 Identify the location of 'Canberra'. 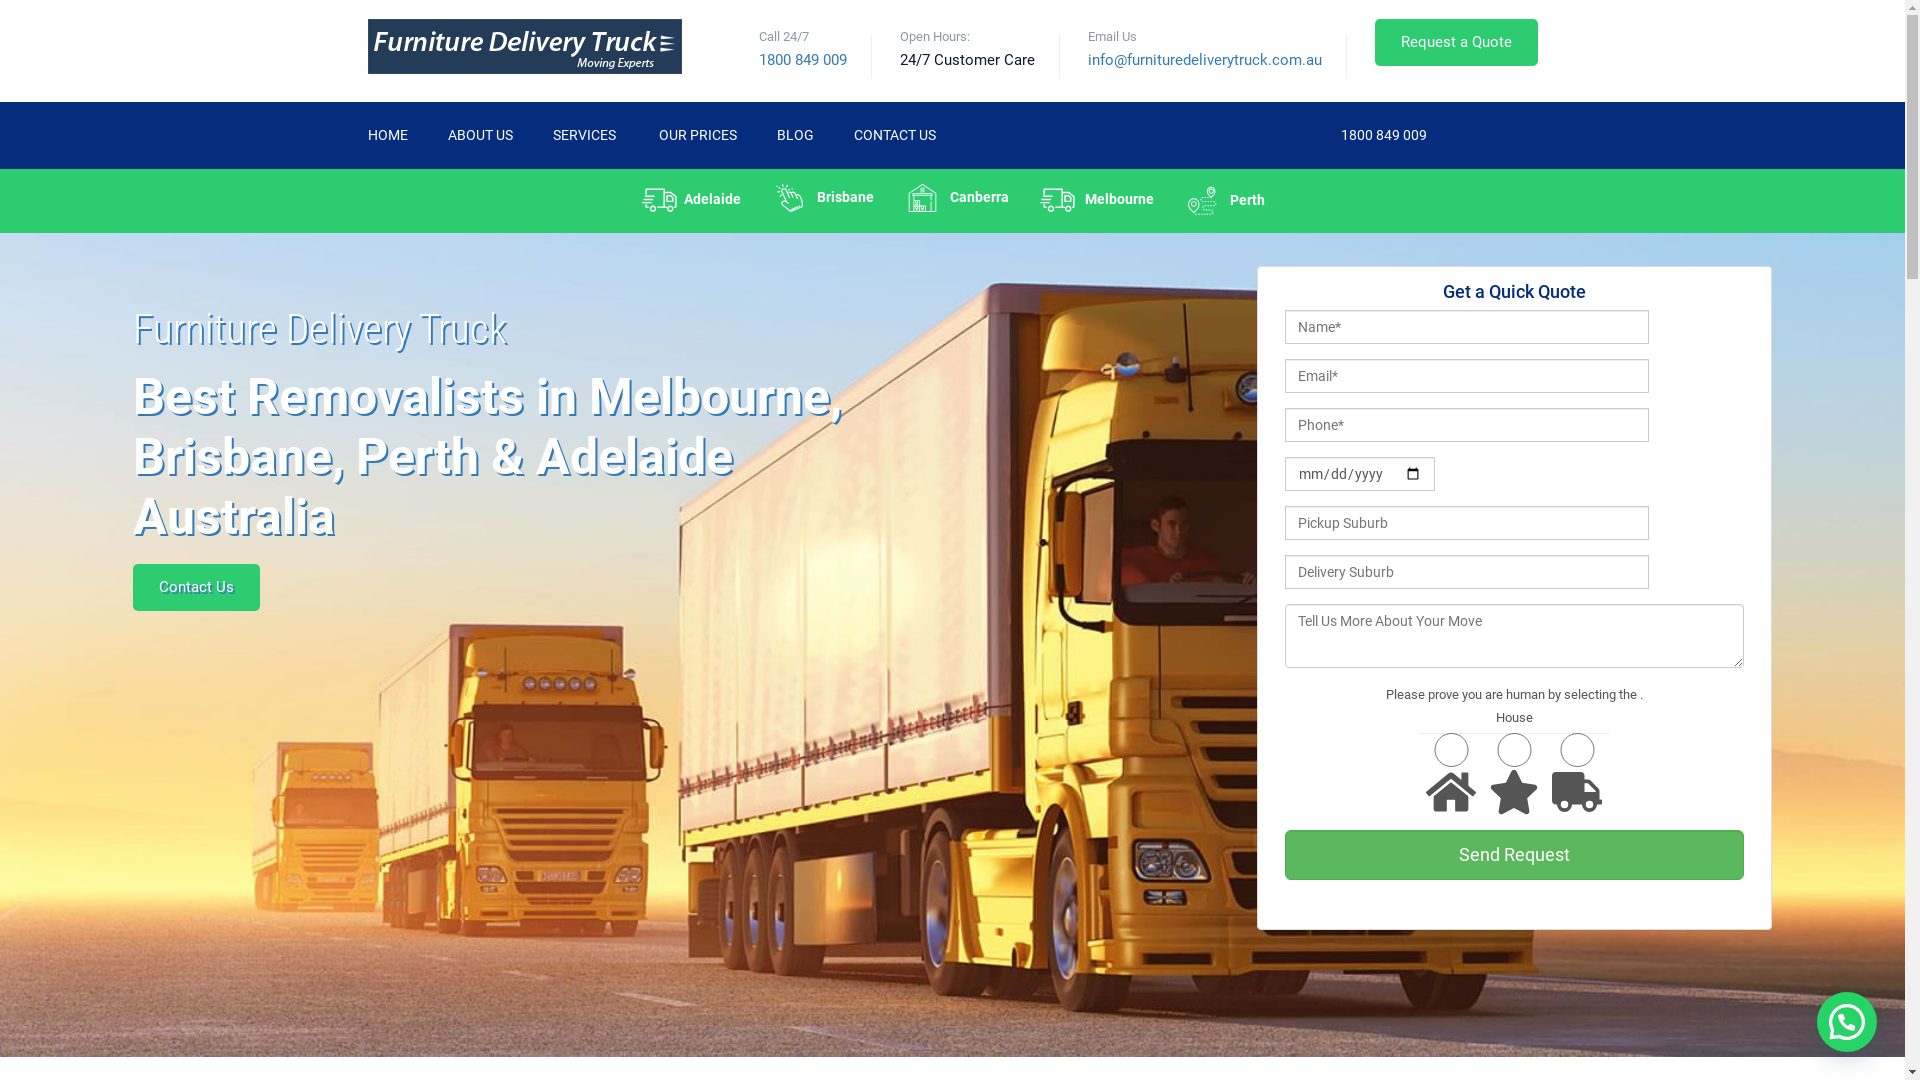
(887, 197).